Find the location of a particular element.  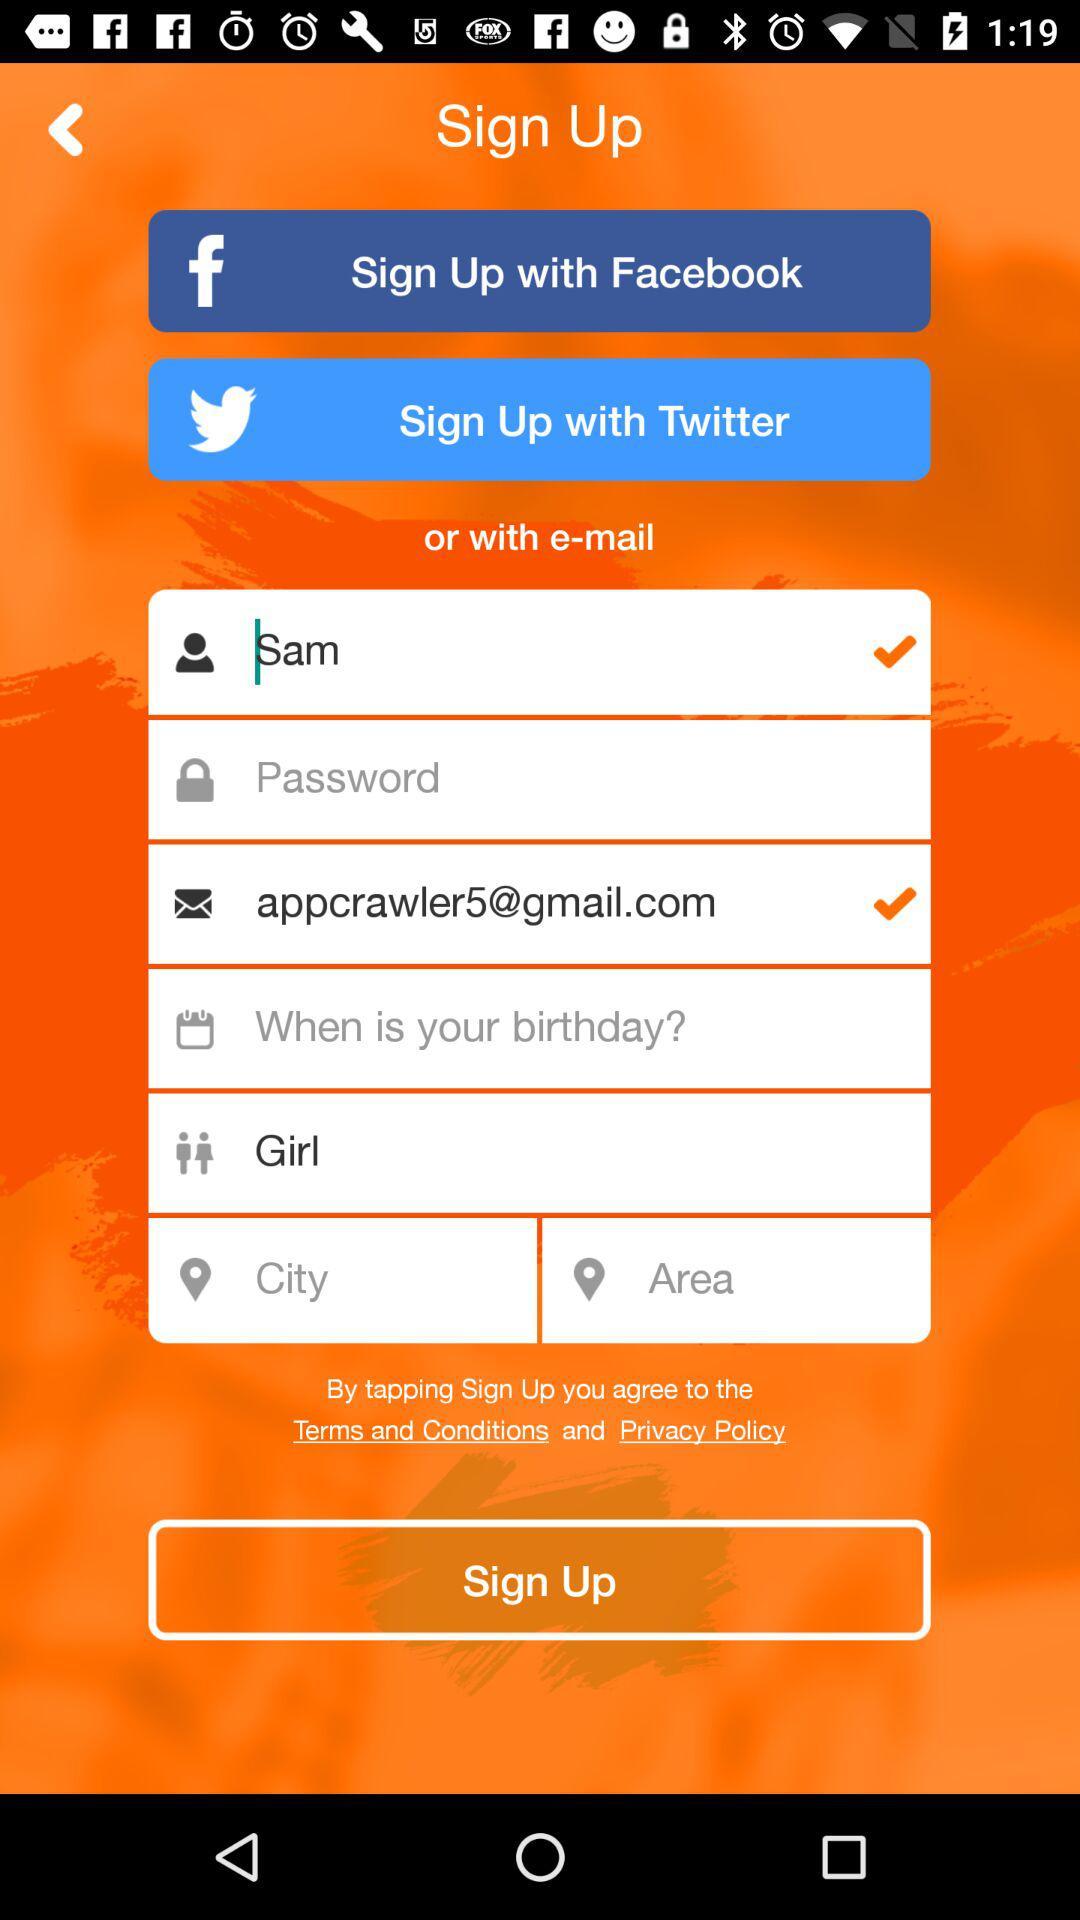

type your birthday is located at coordinates (550, 1028).